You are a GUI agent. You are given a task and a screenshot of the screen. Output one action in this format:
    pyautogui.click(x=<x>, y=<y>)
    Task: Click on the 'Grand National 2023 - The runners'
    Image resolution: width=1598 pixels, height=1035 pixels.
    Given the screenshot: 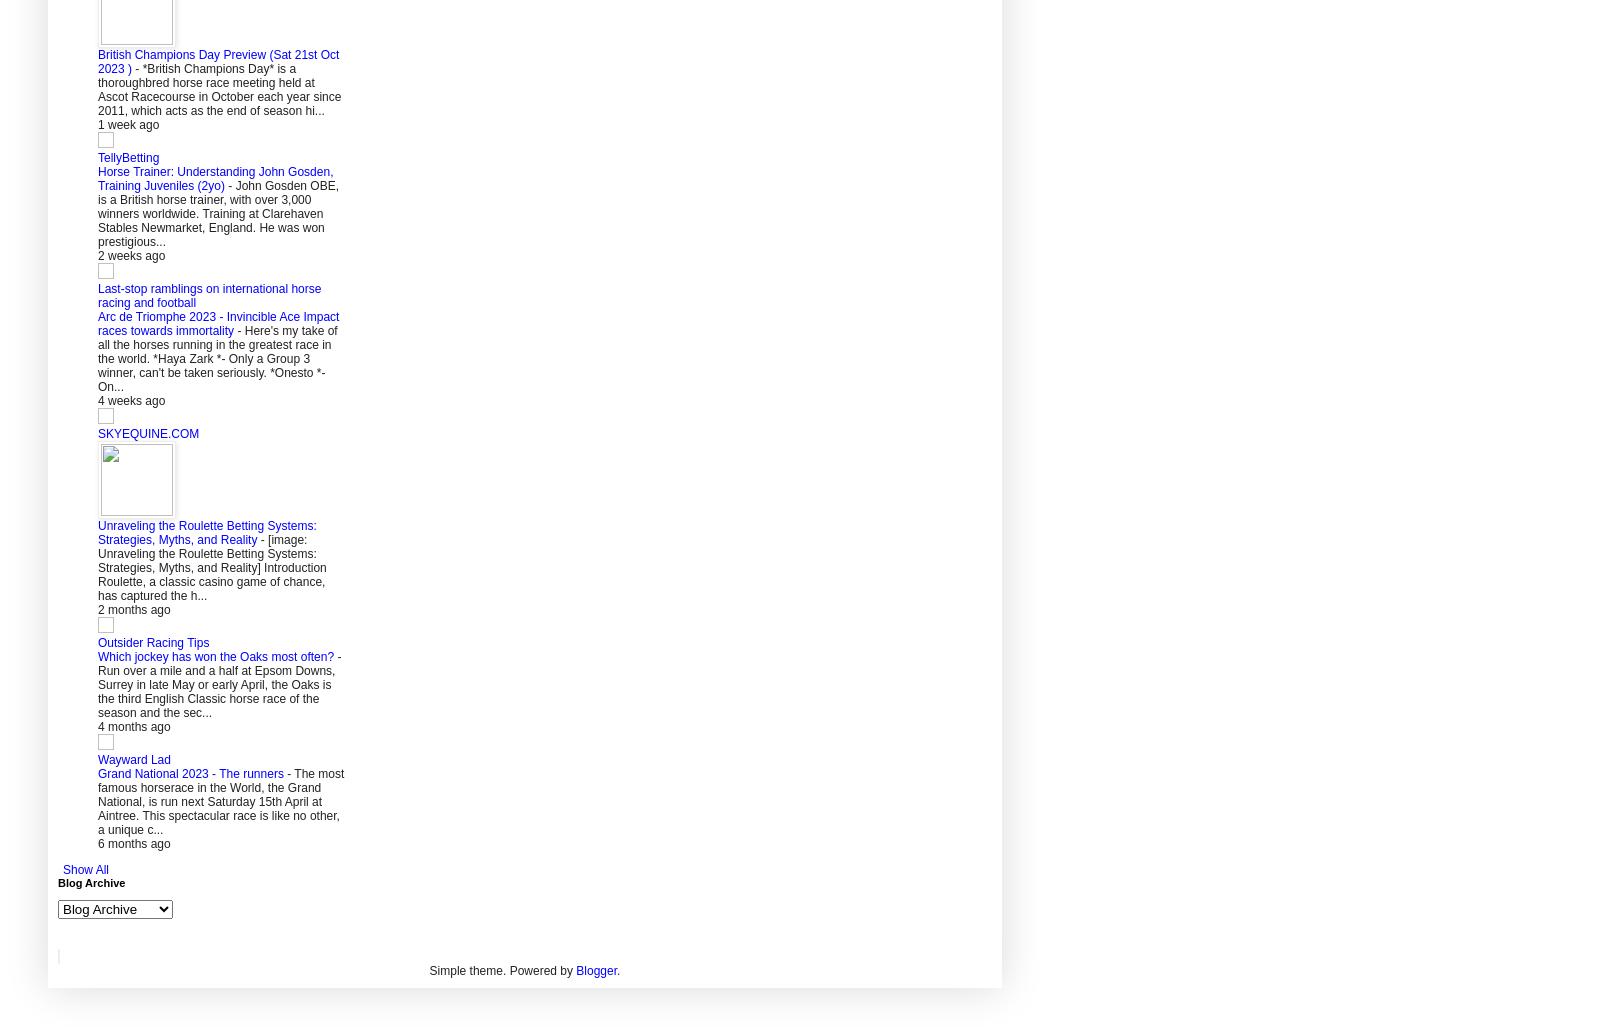 What is the action you would take?
    pyautogui.click(x=191, y=772)
    